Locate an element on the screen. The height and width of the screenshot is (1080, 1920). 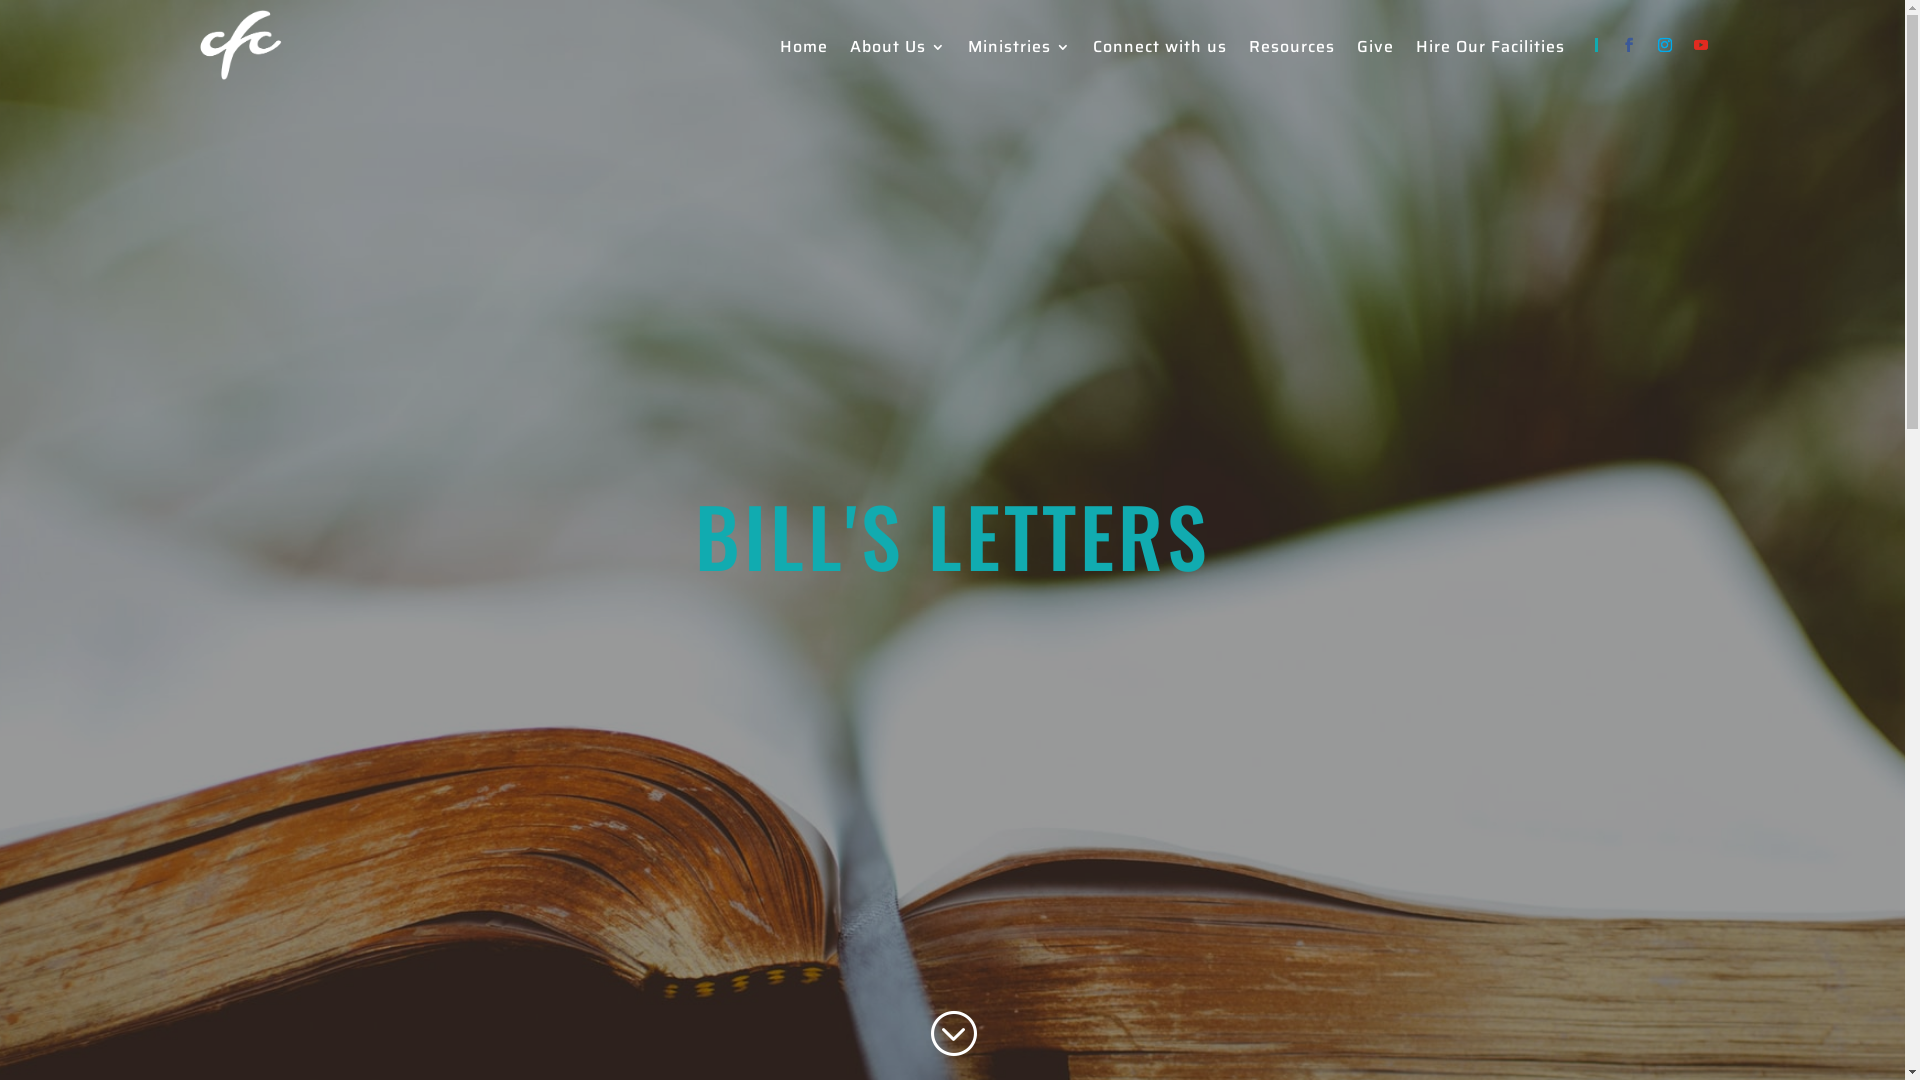
'Connect with us' is located at coordinates (1158, 49).